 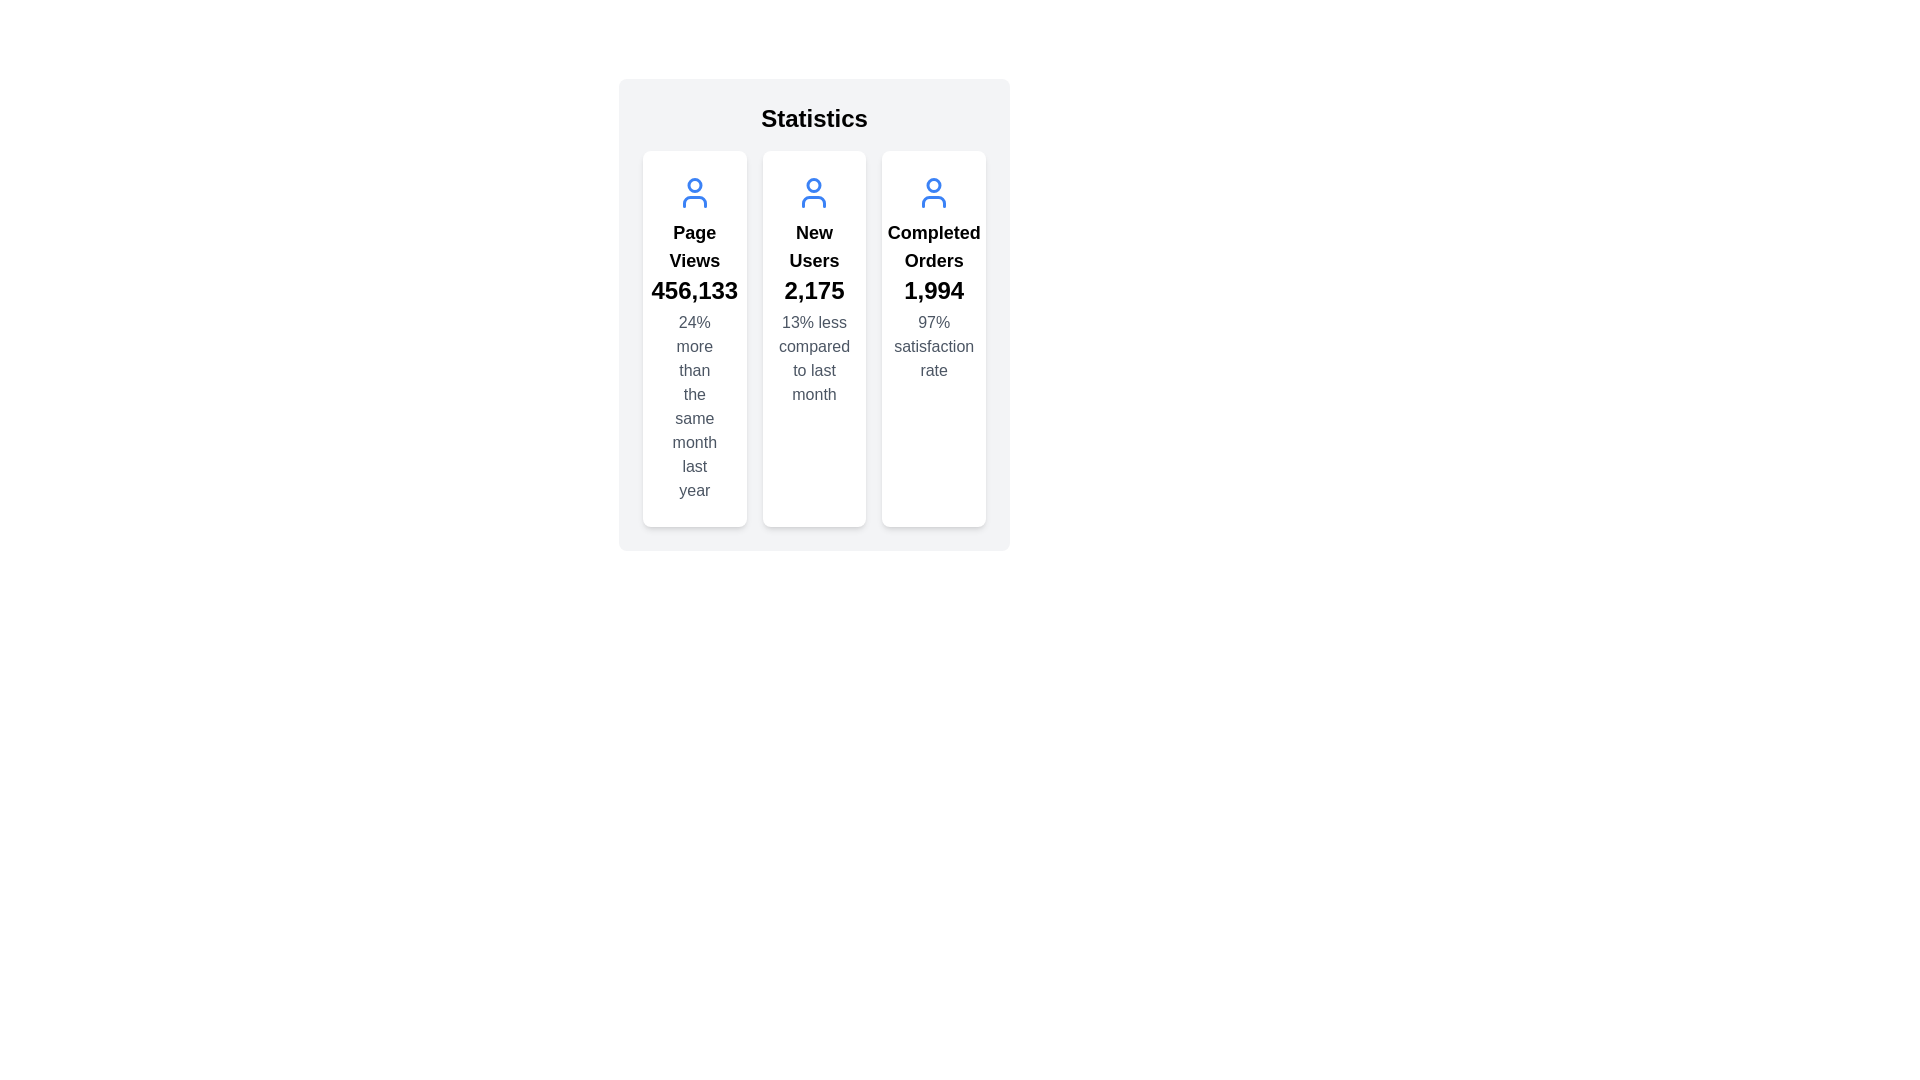 I want to click on the text displaying the number of completed orders, located in the middle section of the 'Completed Orders' card, between the title and description, so click(x=933, y=290).